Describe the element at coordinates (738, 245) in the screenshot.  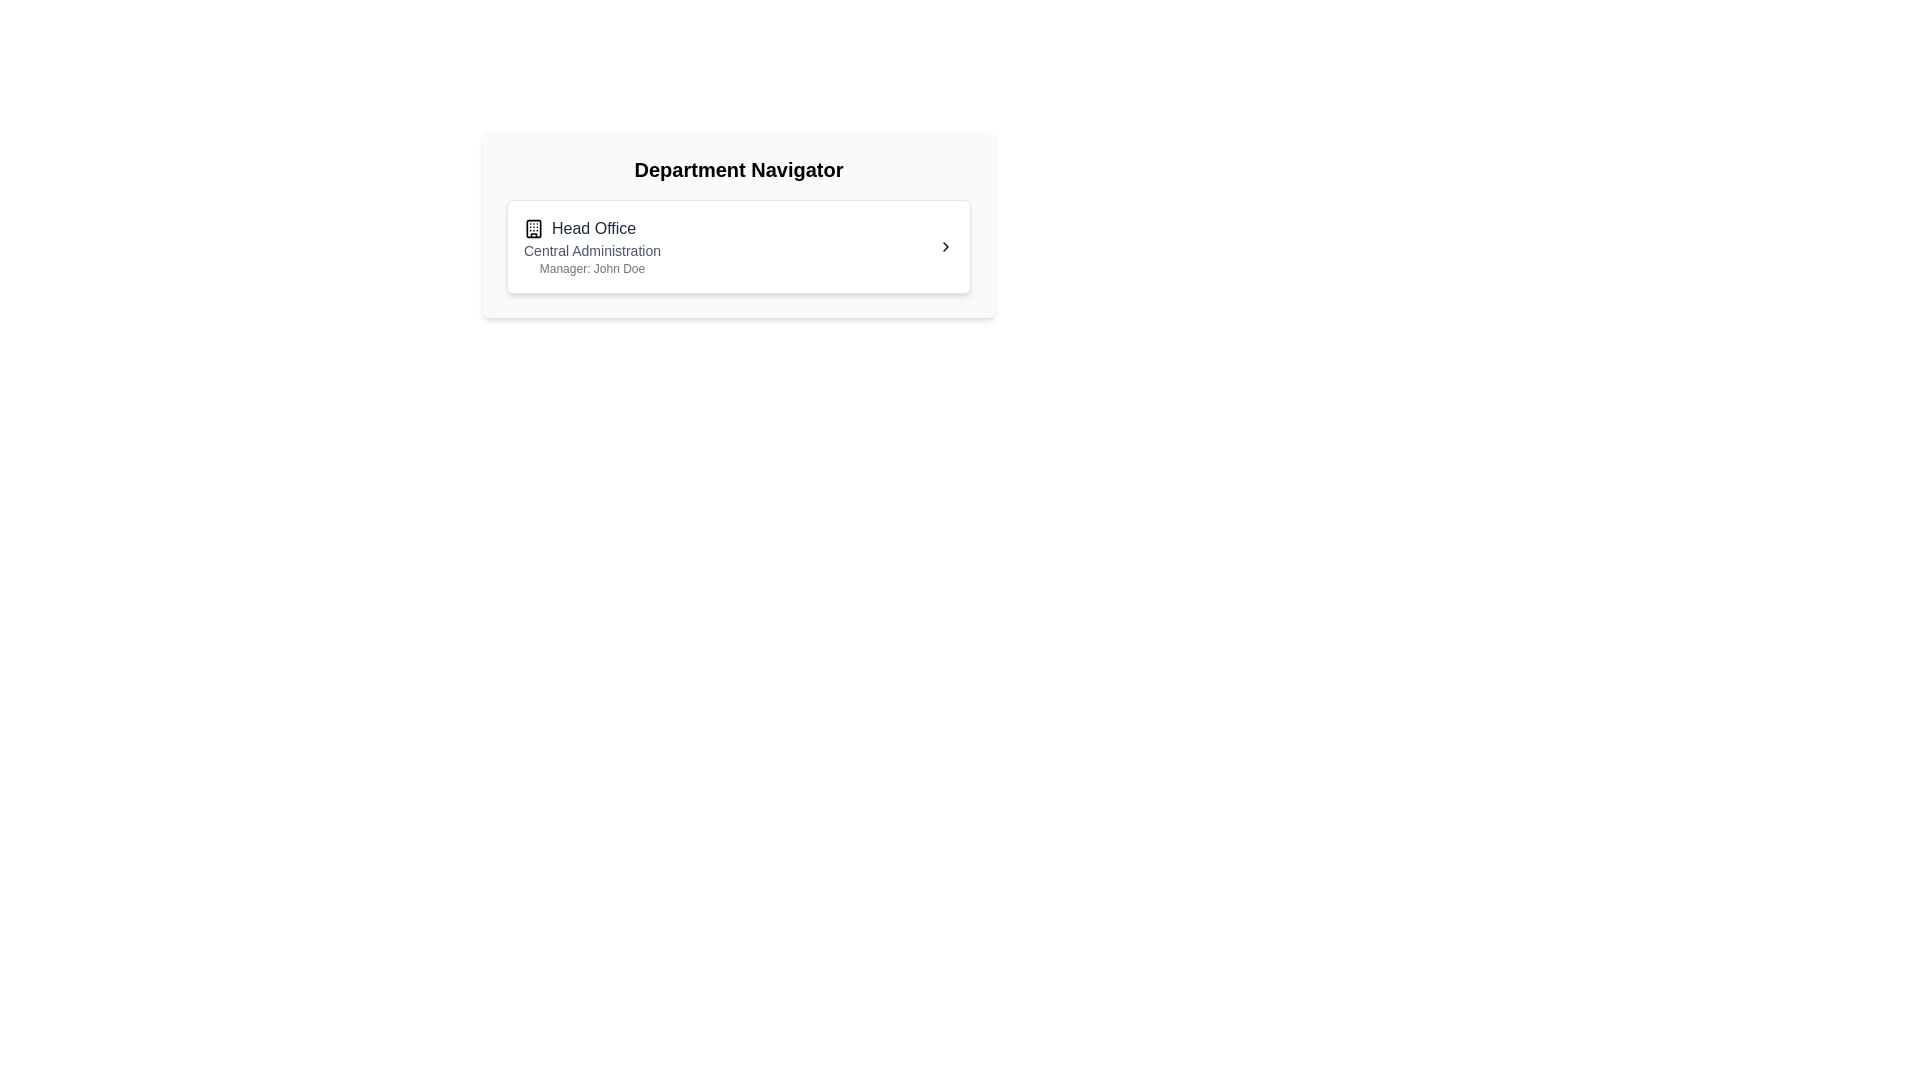
I see `the List item representing the 'Head Office' department, which is situated under the 'Department Navigator' title in the card layout` at that location.